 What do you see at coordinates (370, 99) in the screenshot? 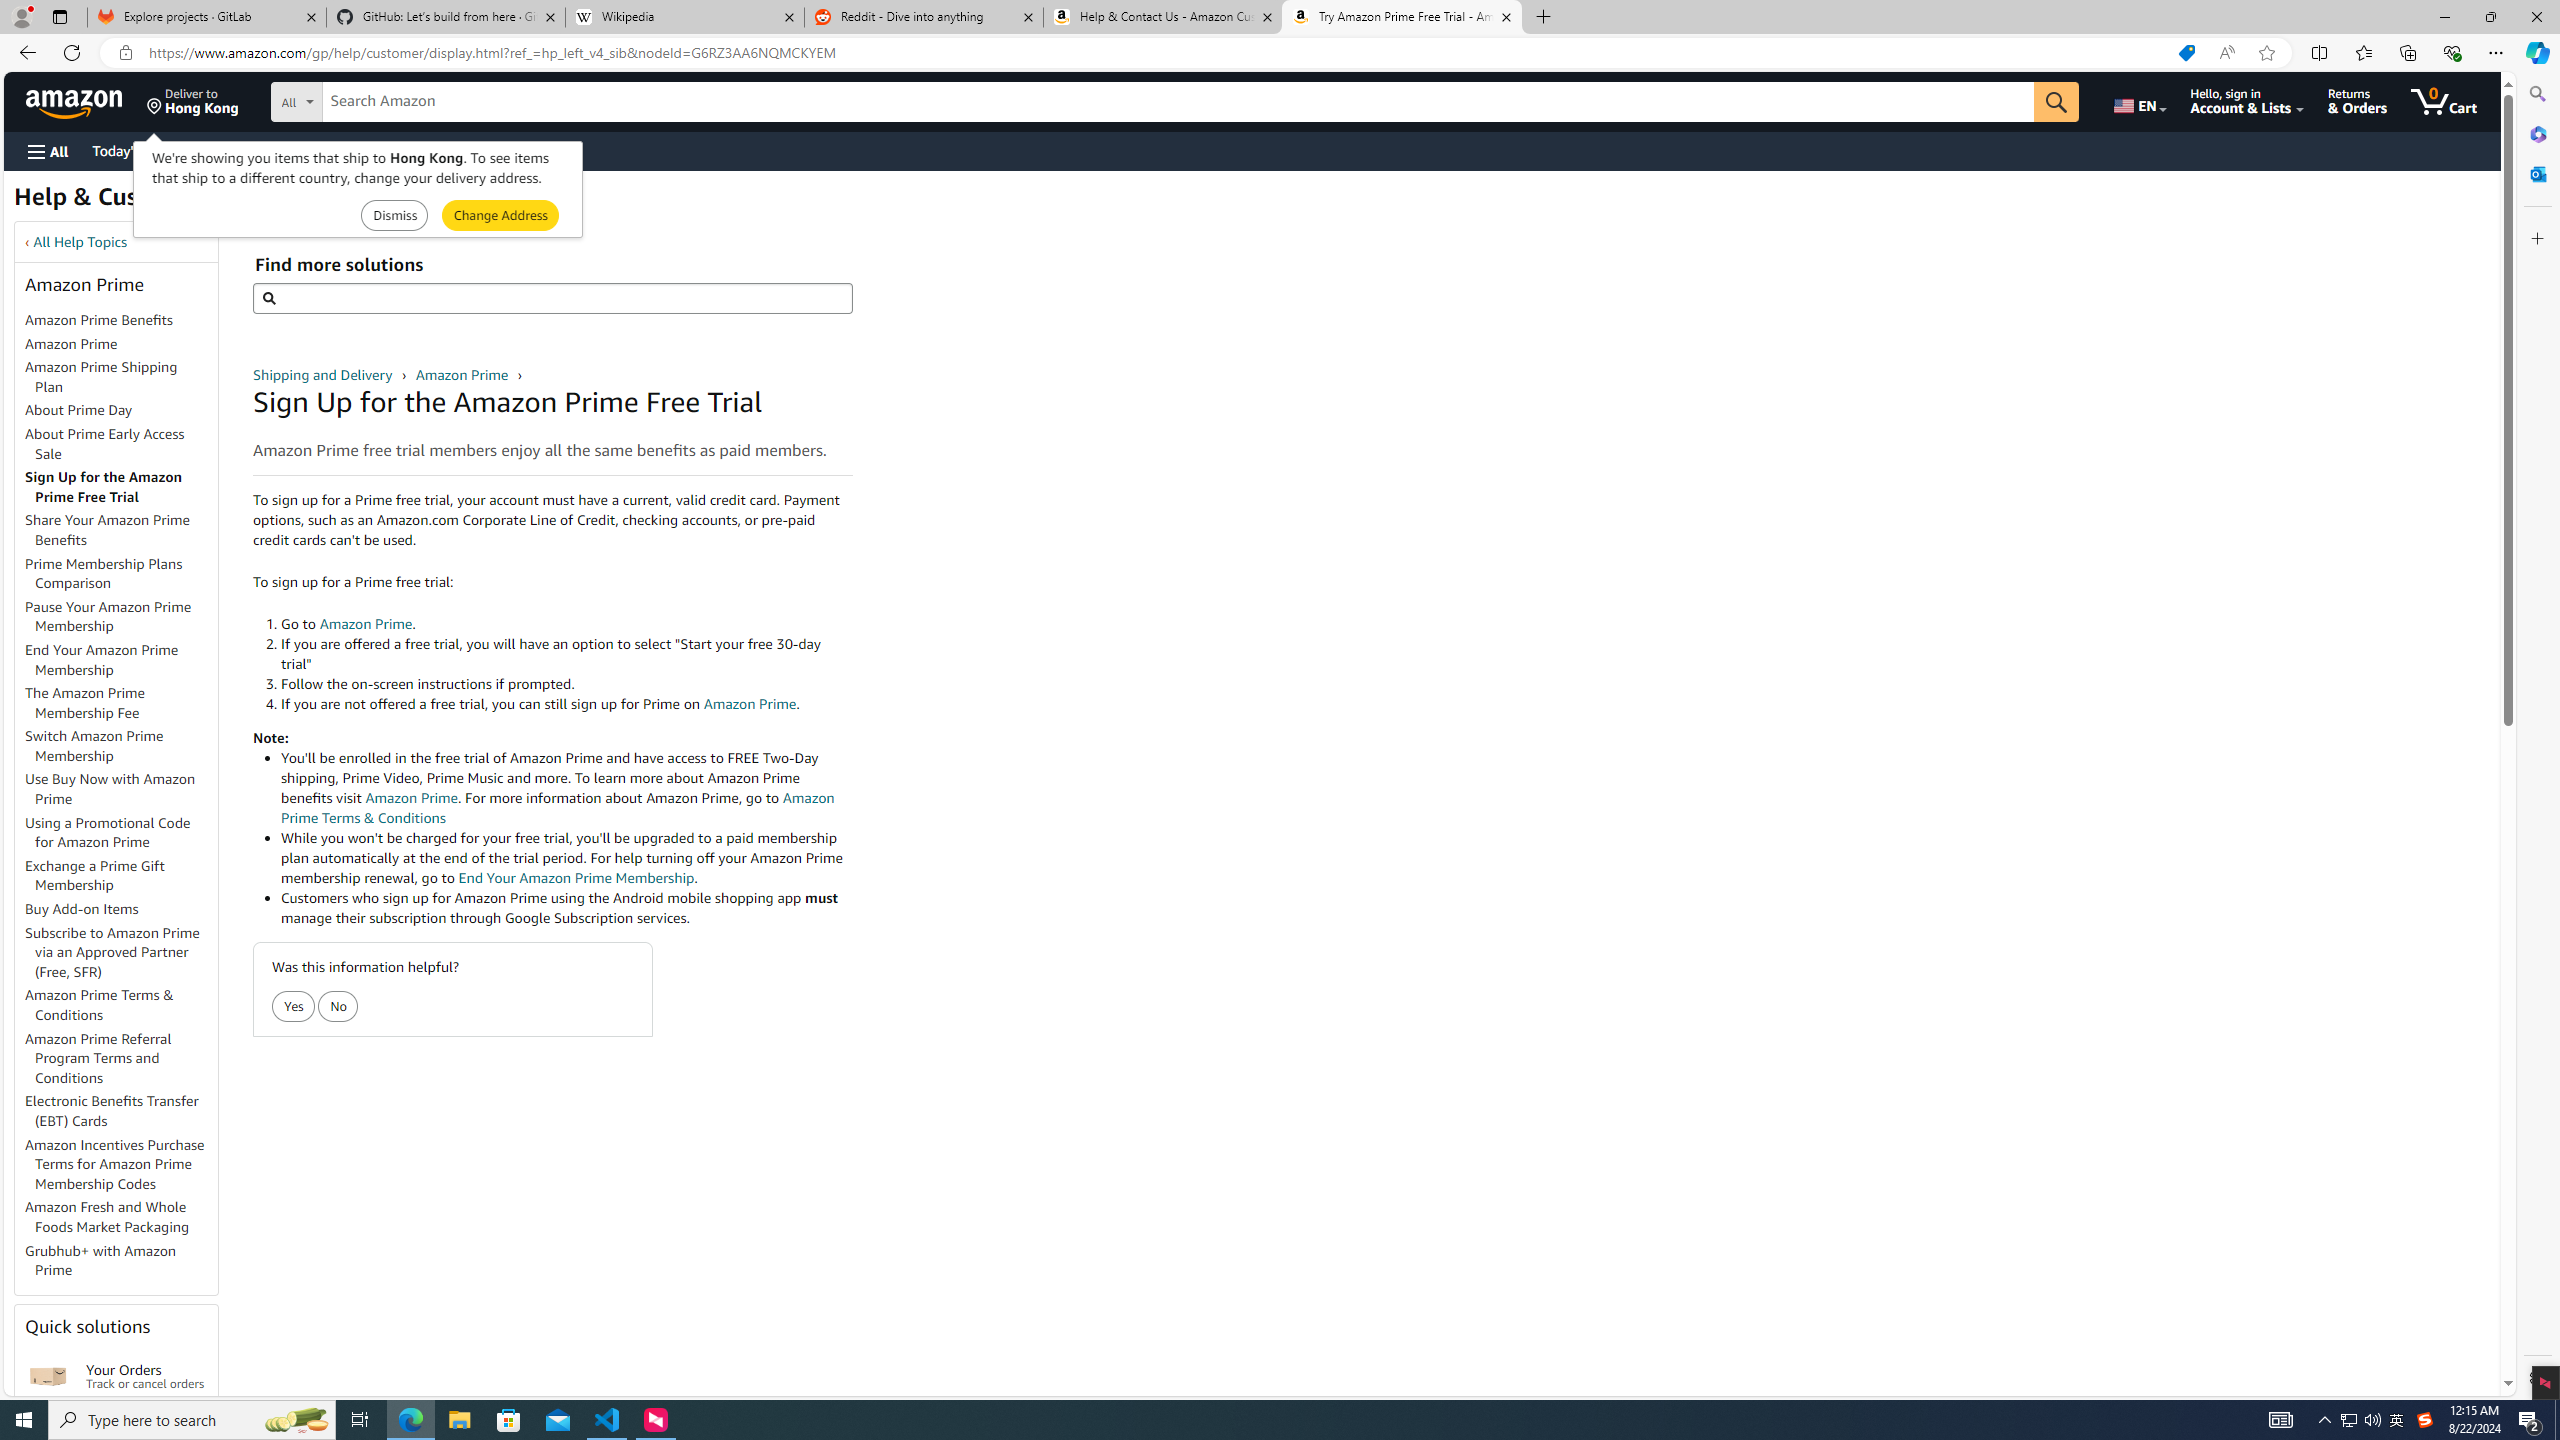
I see `'Search in'` at bounding box center [370, 99].